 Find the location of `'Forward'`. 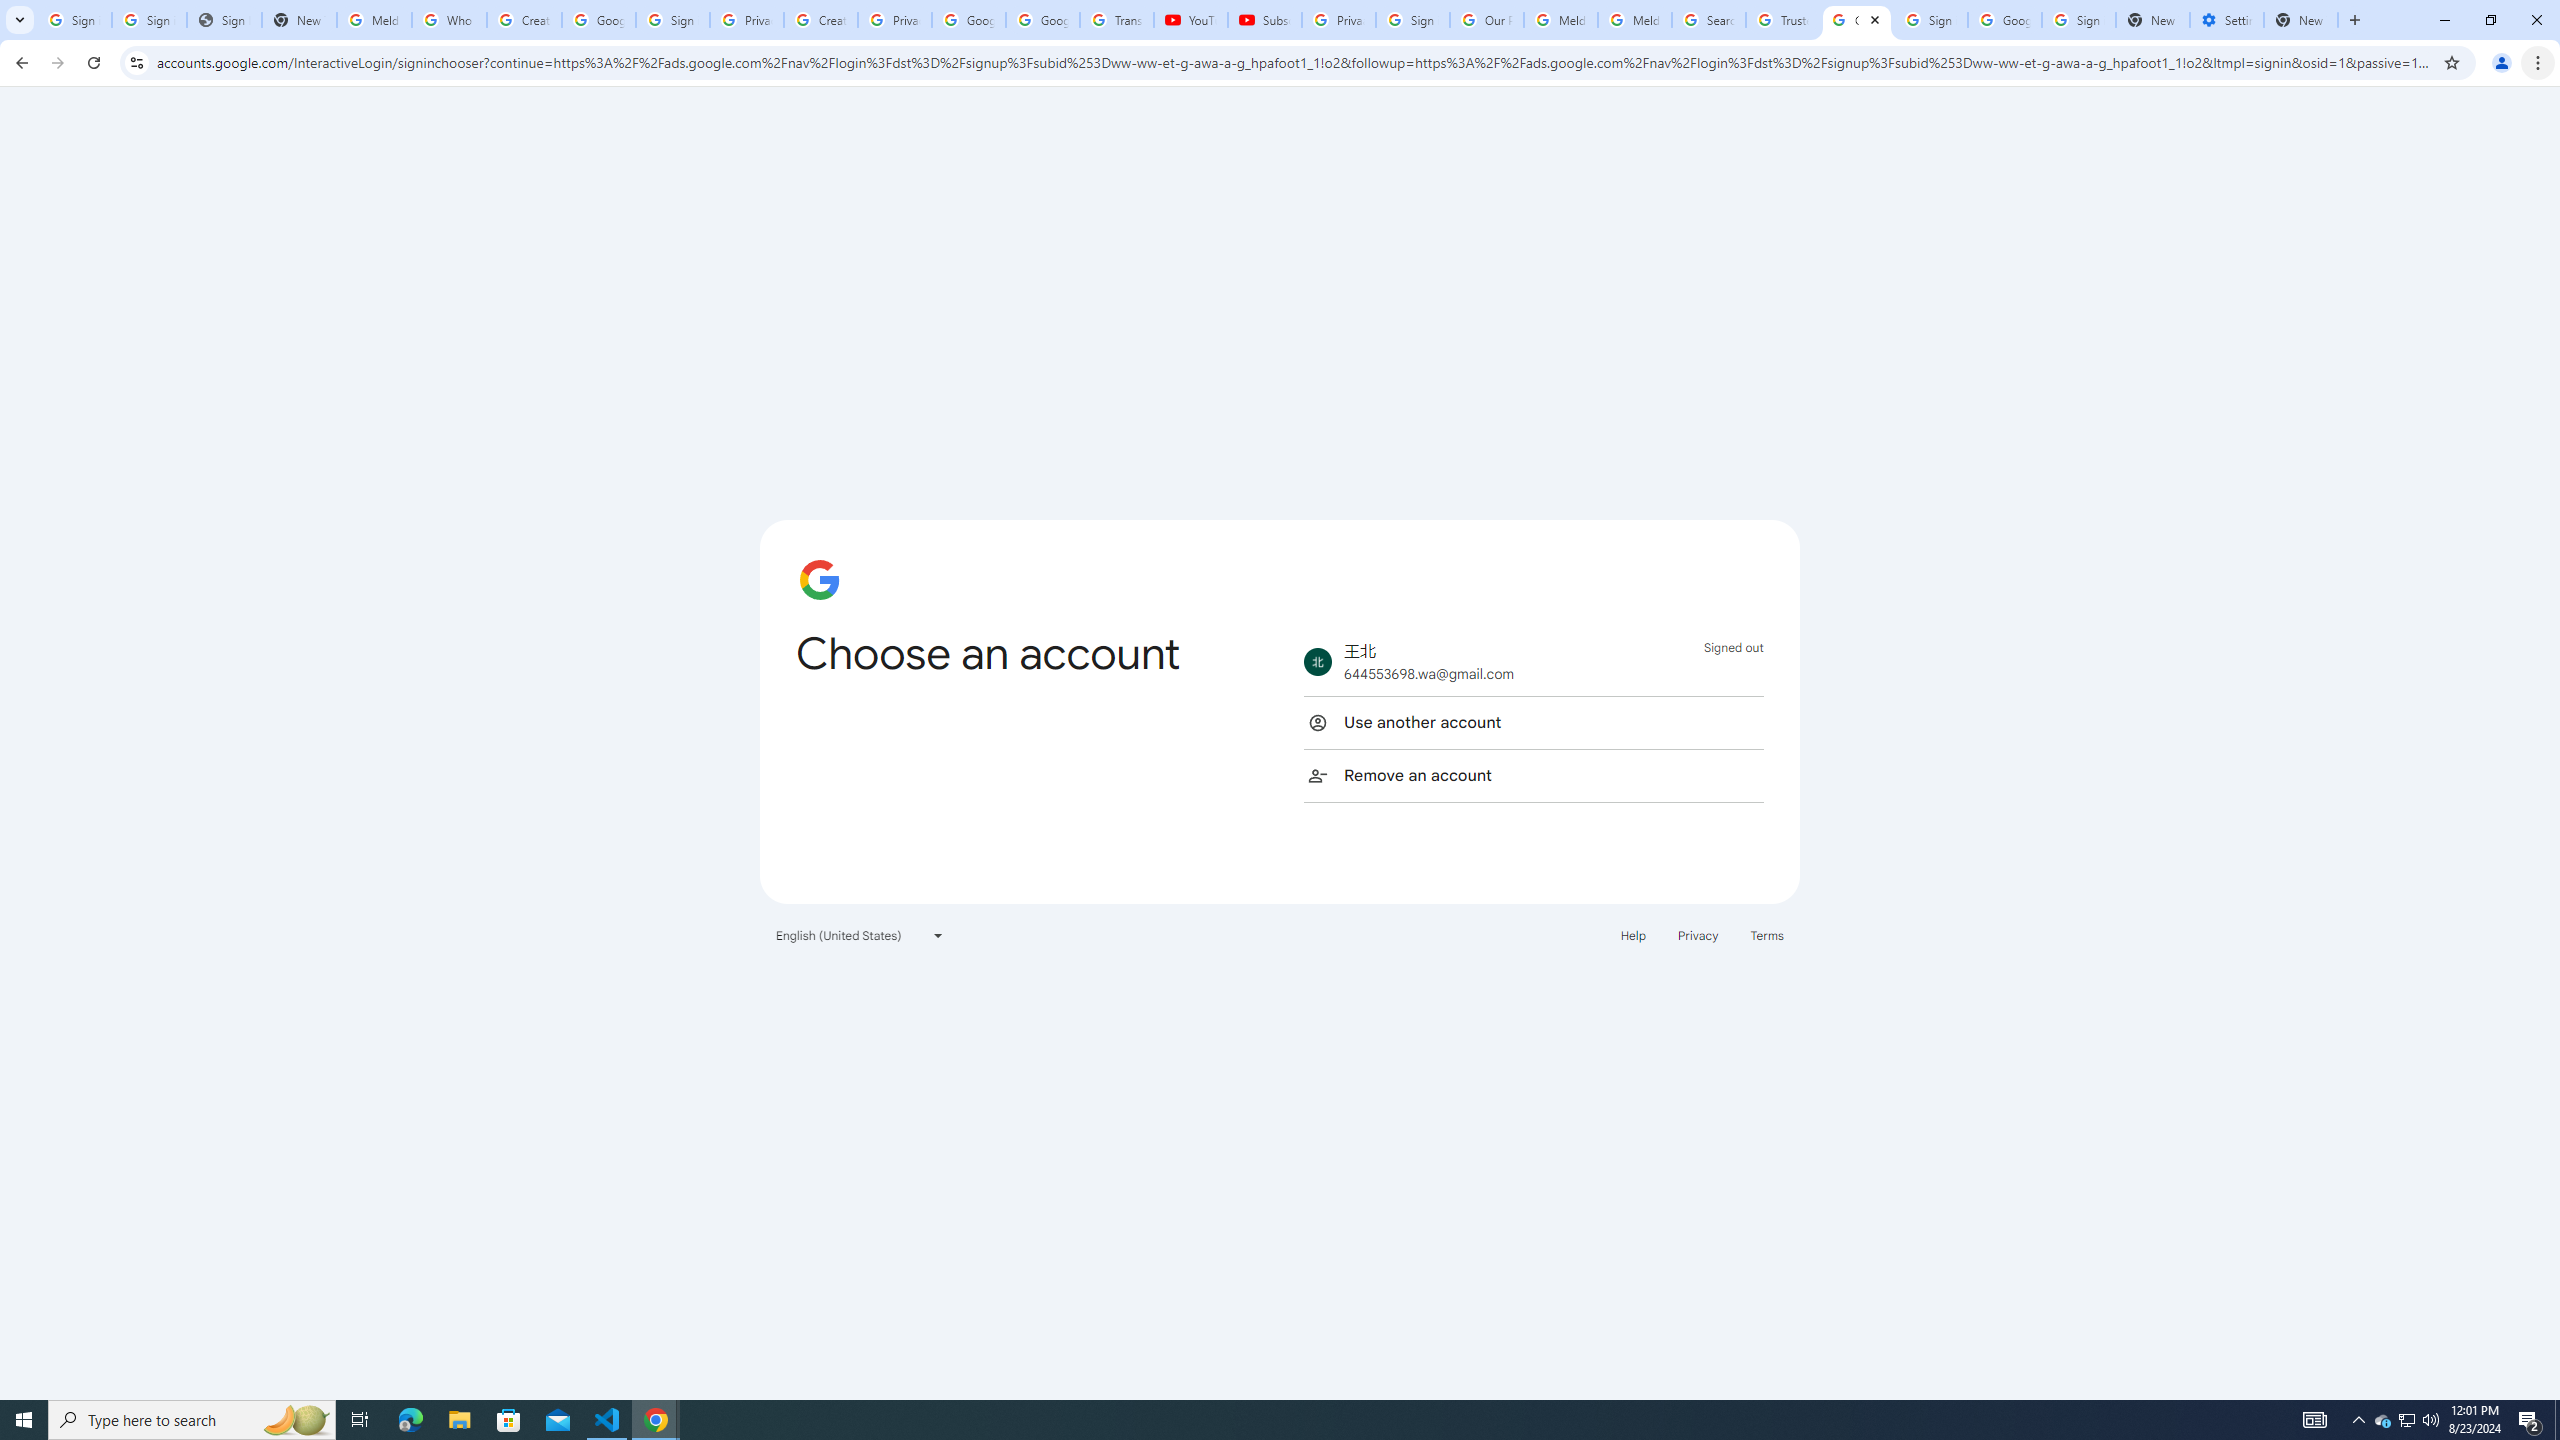

'Forward' is located at coordinates (57, 62).